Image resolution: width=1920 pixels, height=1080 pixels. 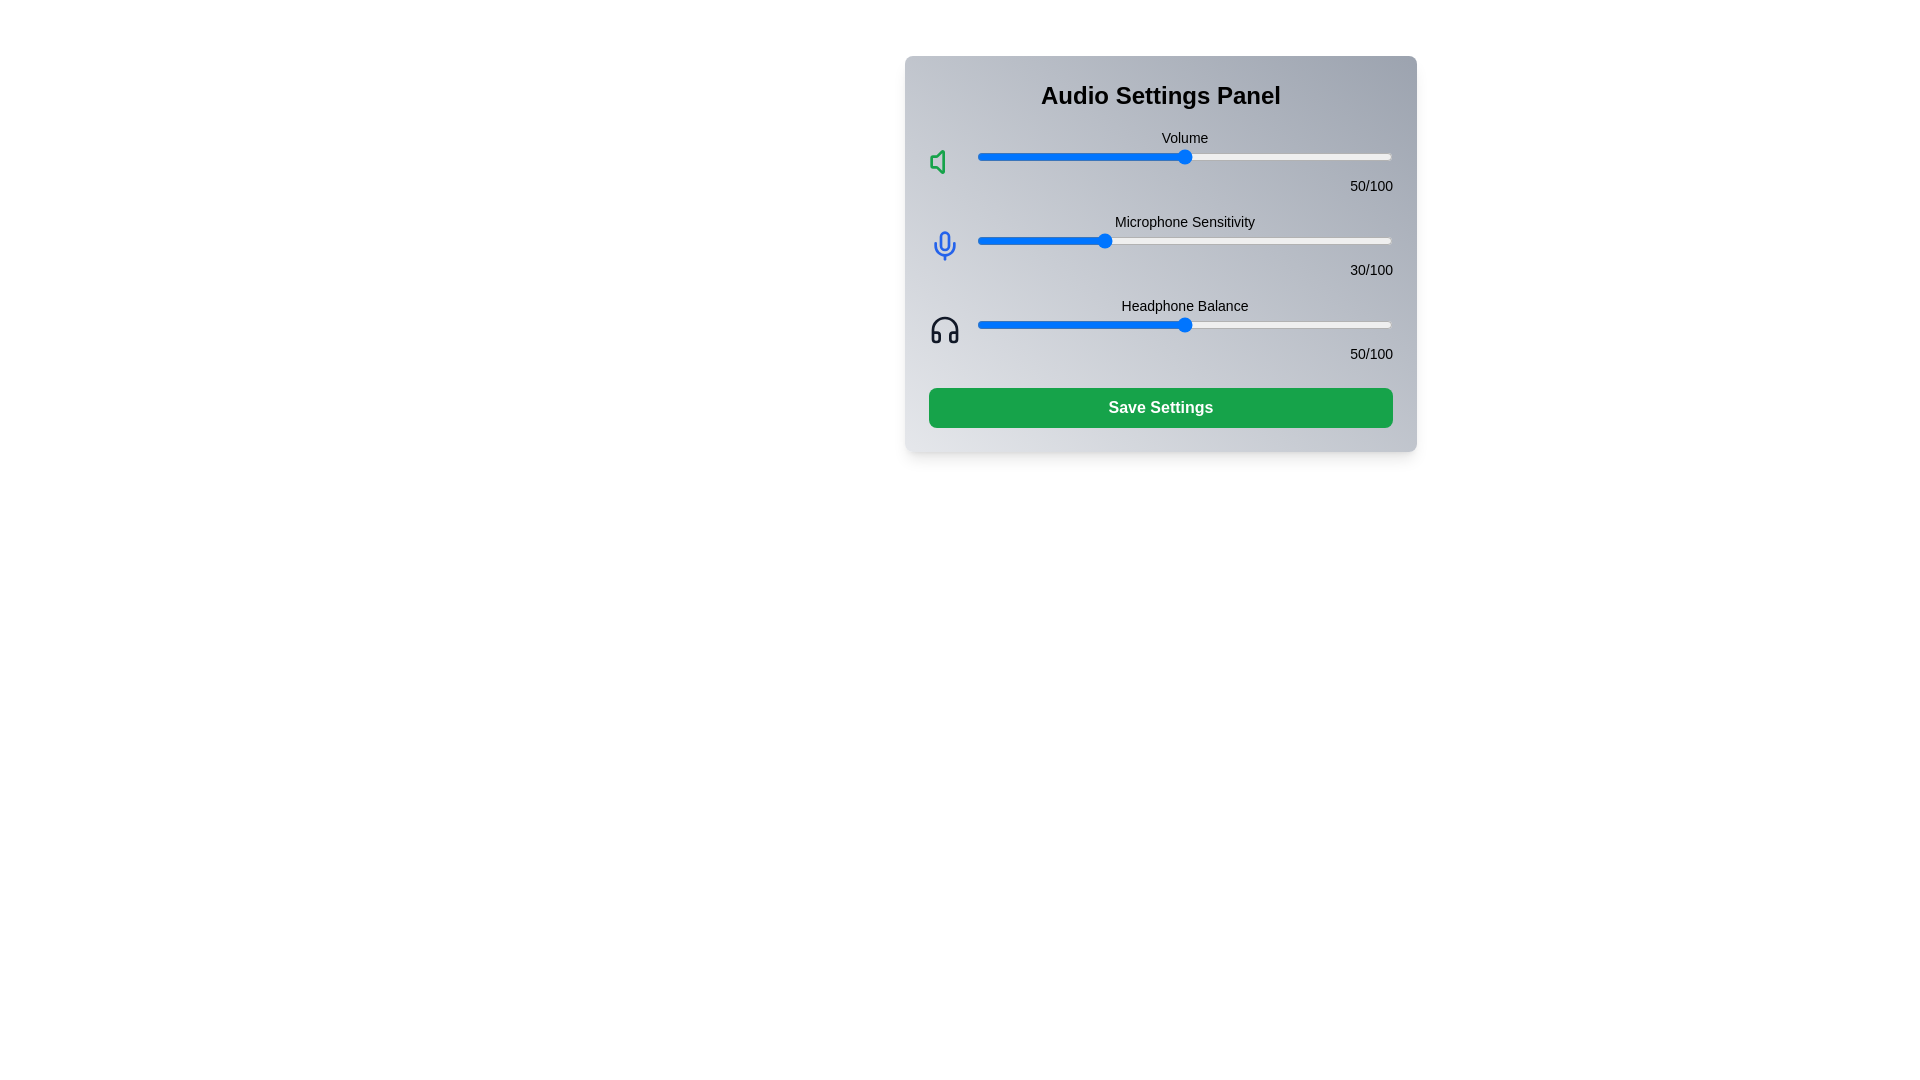 I want to click on headphone balance, so click(x=989, y=323).